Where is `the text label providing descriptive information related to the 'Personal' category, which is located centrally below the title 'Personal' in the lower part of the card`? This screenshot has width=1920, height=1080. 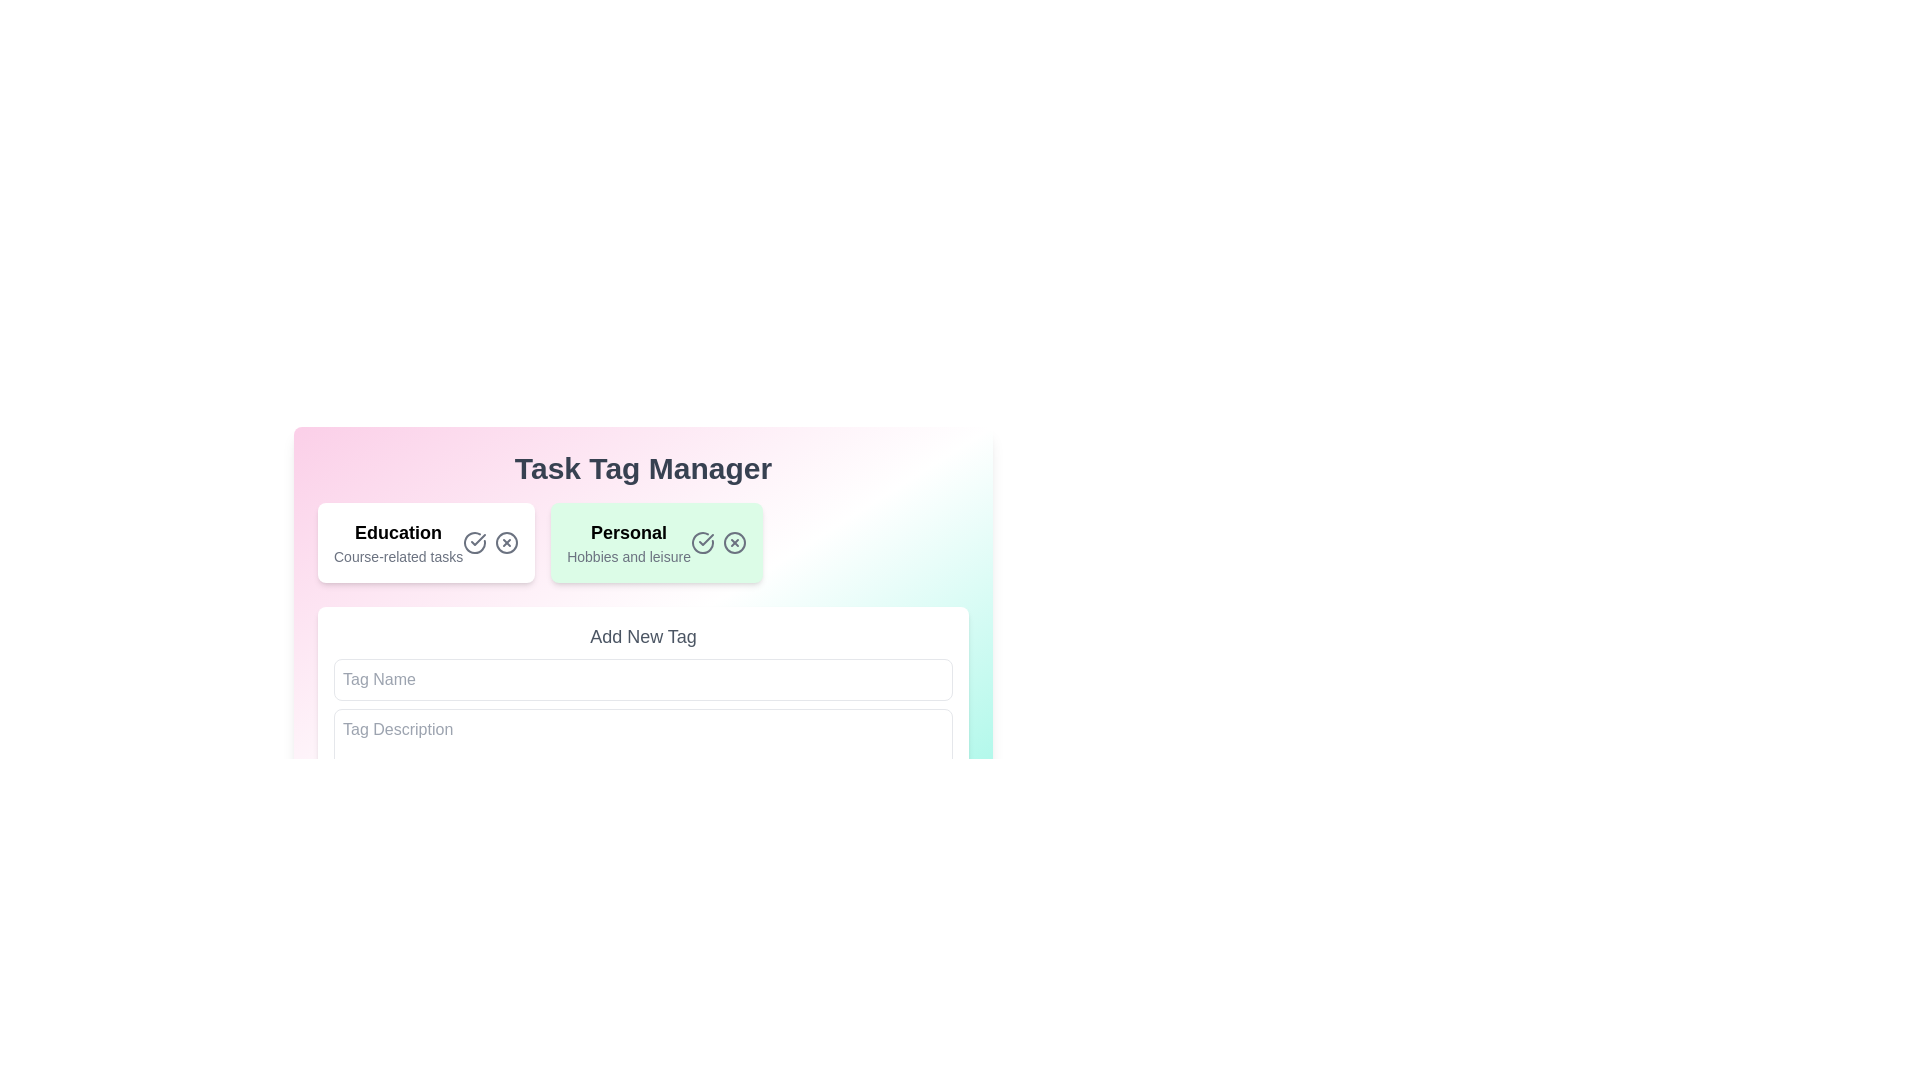
the text label providing descriptive information related to the 'Personal' category, which is located centrally below the title 'Personal' in the lower part of the card is located at coordinates (627, 556).